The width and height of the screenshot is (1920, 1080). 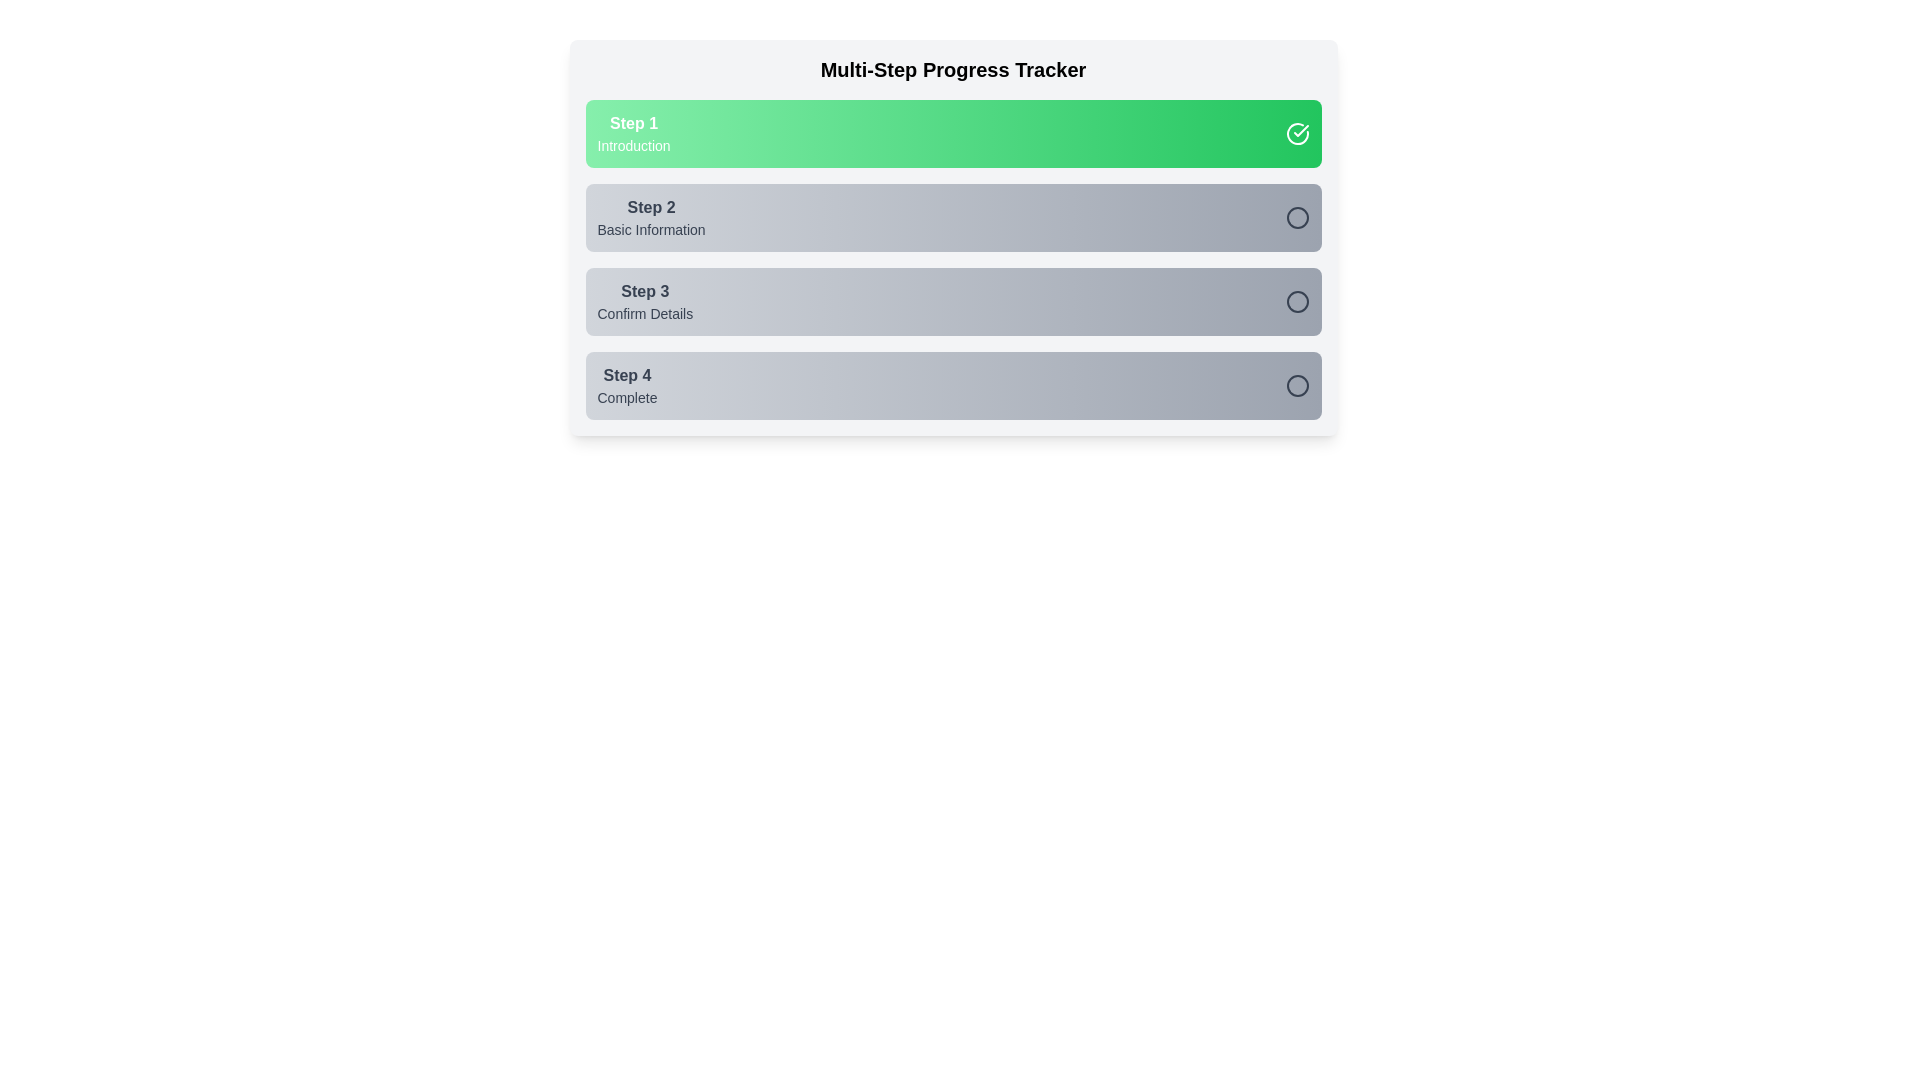 What do you see at coordinates (952, 237) in the screenshot?
I see `the Progress Tracker element, which visually represents the user's progress through a multi-step process and shows the second step located between the first and third steps` at bounding box center [952, 237].